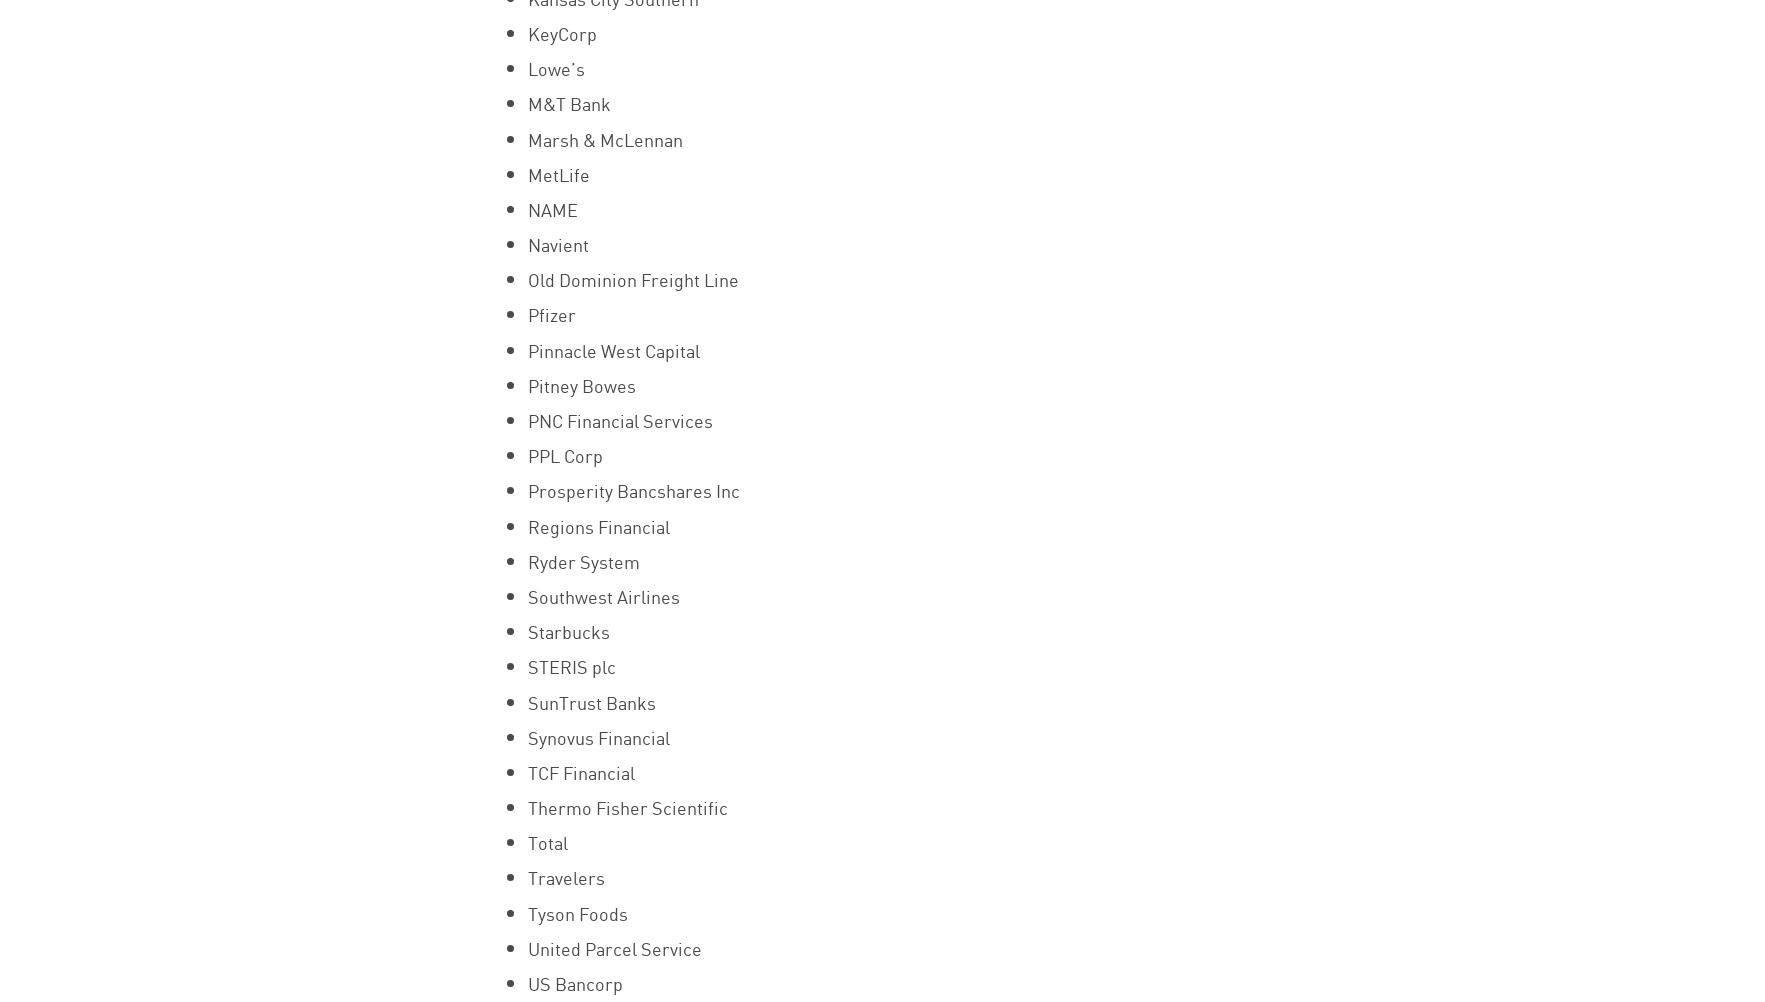 Image resolution: width=1765 pixels, height=1002 pixels. Describe the element at coordinates (596, 525) in the screenshot. I see `'Regions Financial'` at that location.